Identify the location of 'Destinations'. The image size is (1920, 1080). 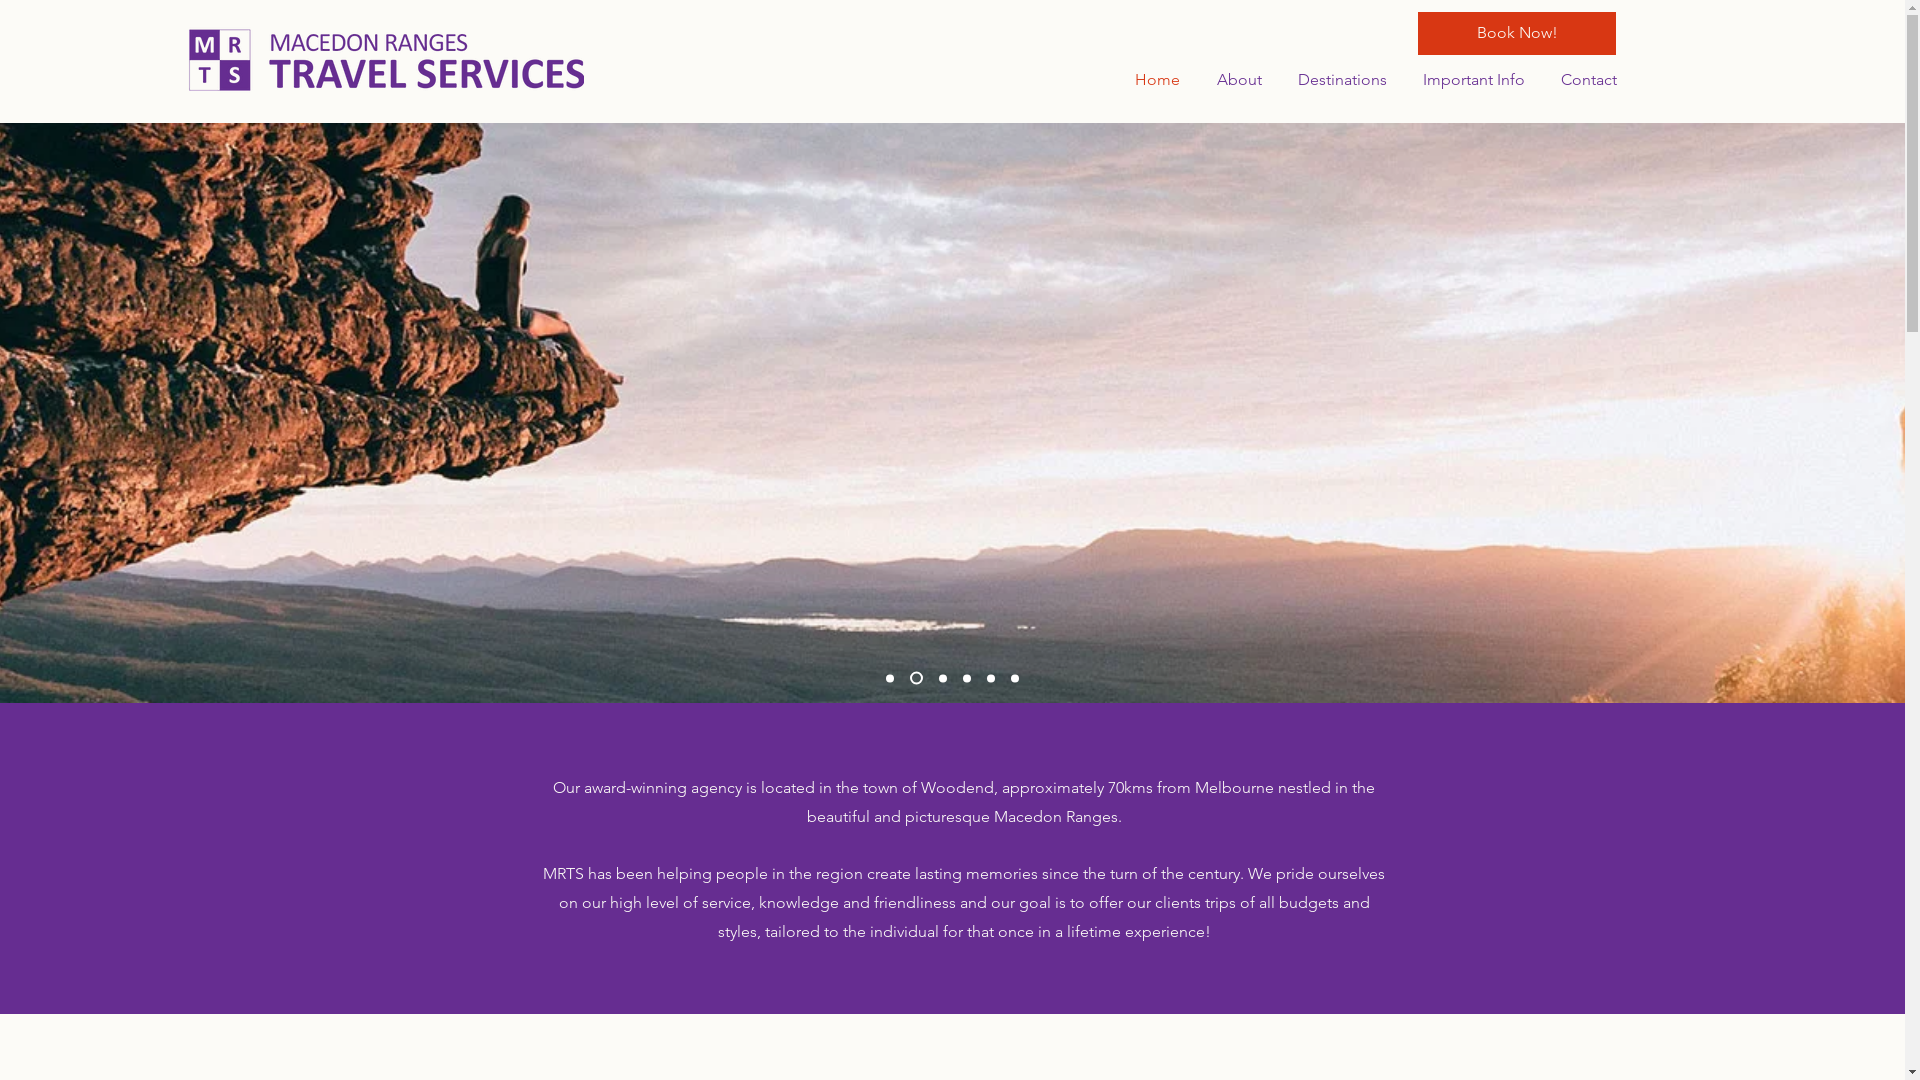
(1339, 79).